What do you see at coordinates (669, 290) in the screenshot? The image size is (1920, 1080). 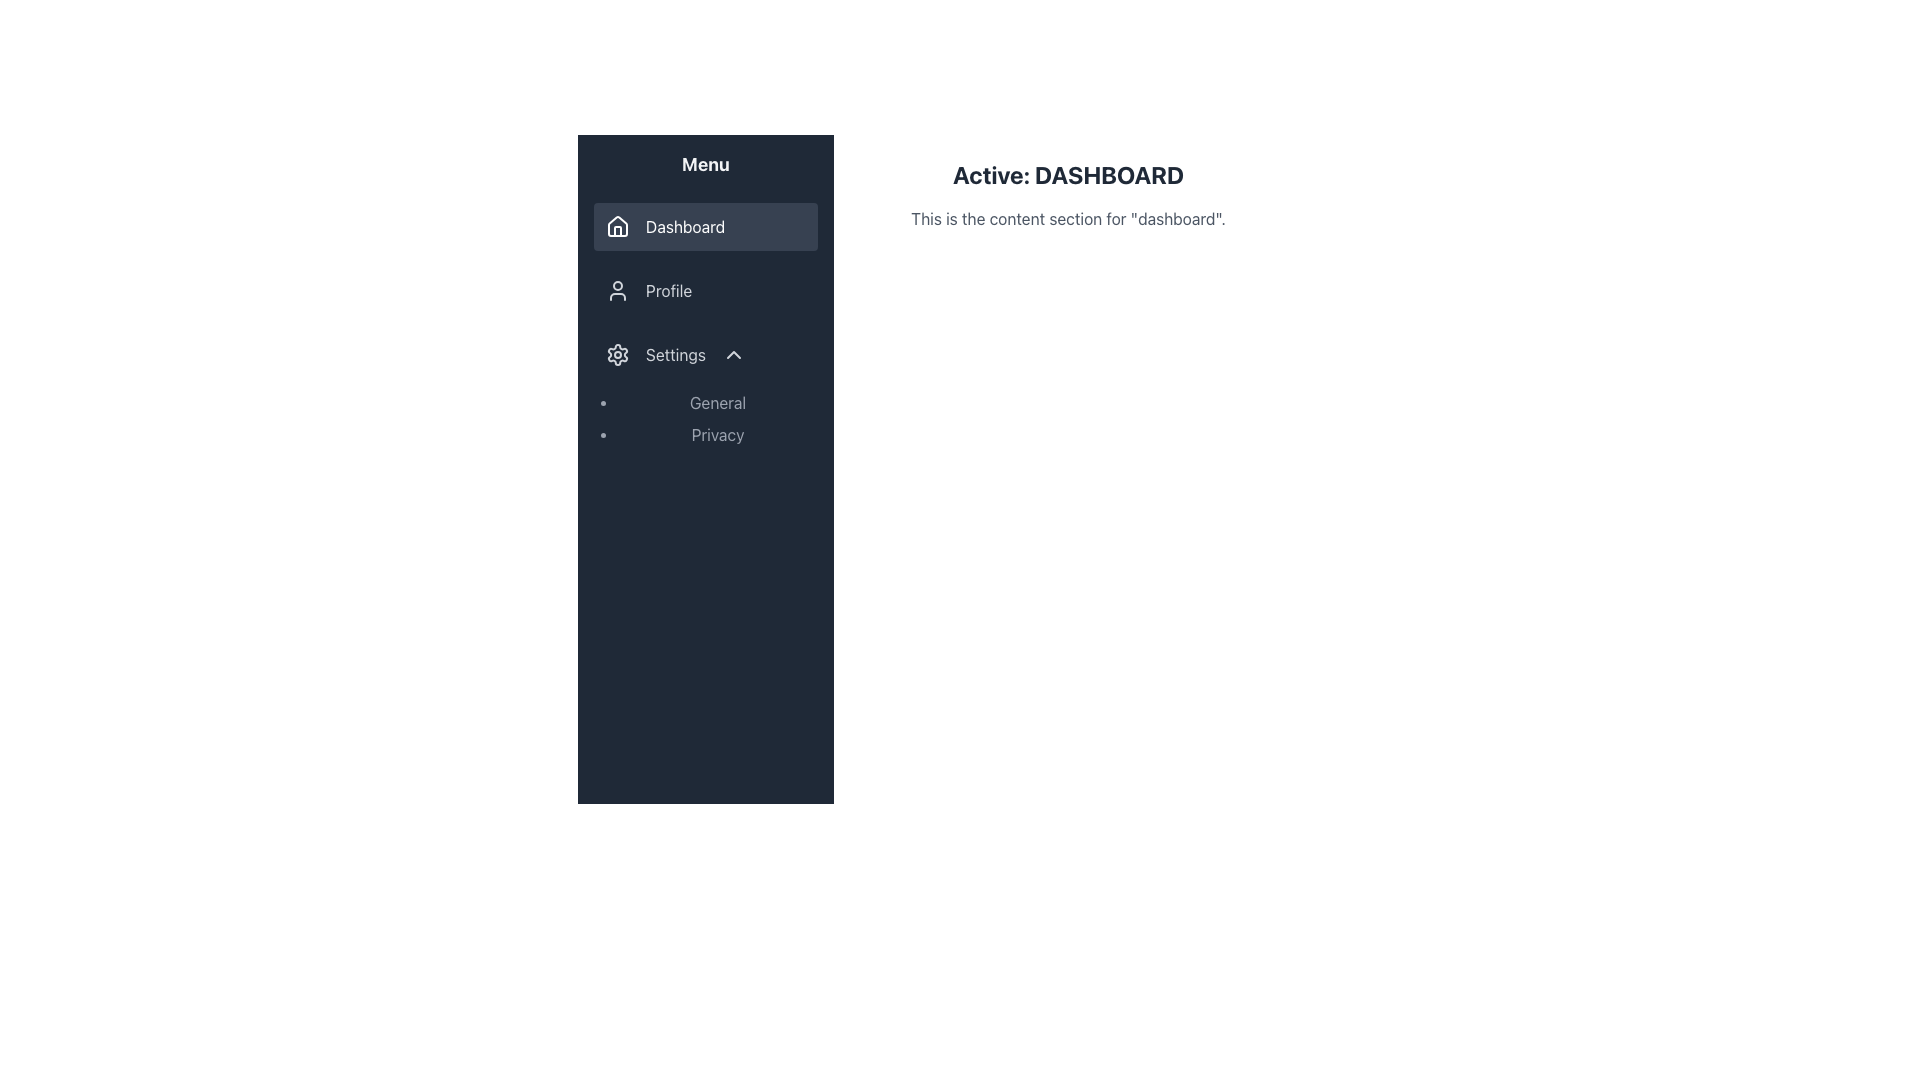 I see `'Profile' label located on the vertical sidebar menu, positioned between 'Dashboard' and 'Settings'` at bounding box center [669, 290].